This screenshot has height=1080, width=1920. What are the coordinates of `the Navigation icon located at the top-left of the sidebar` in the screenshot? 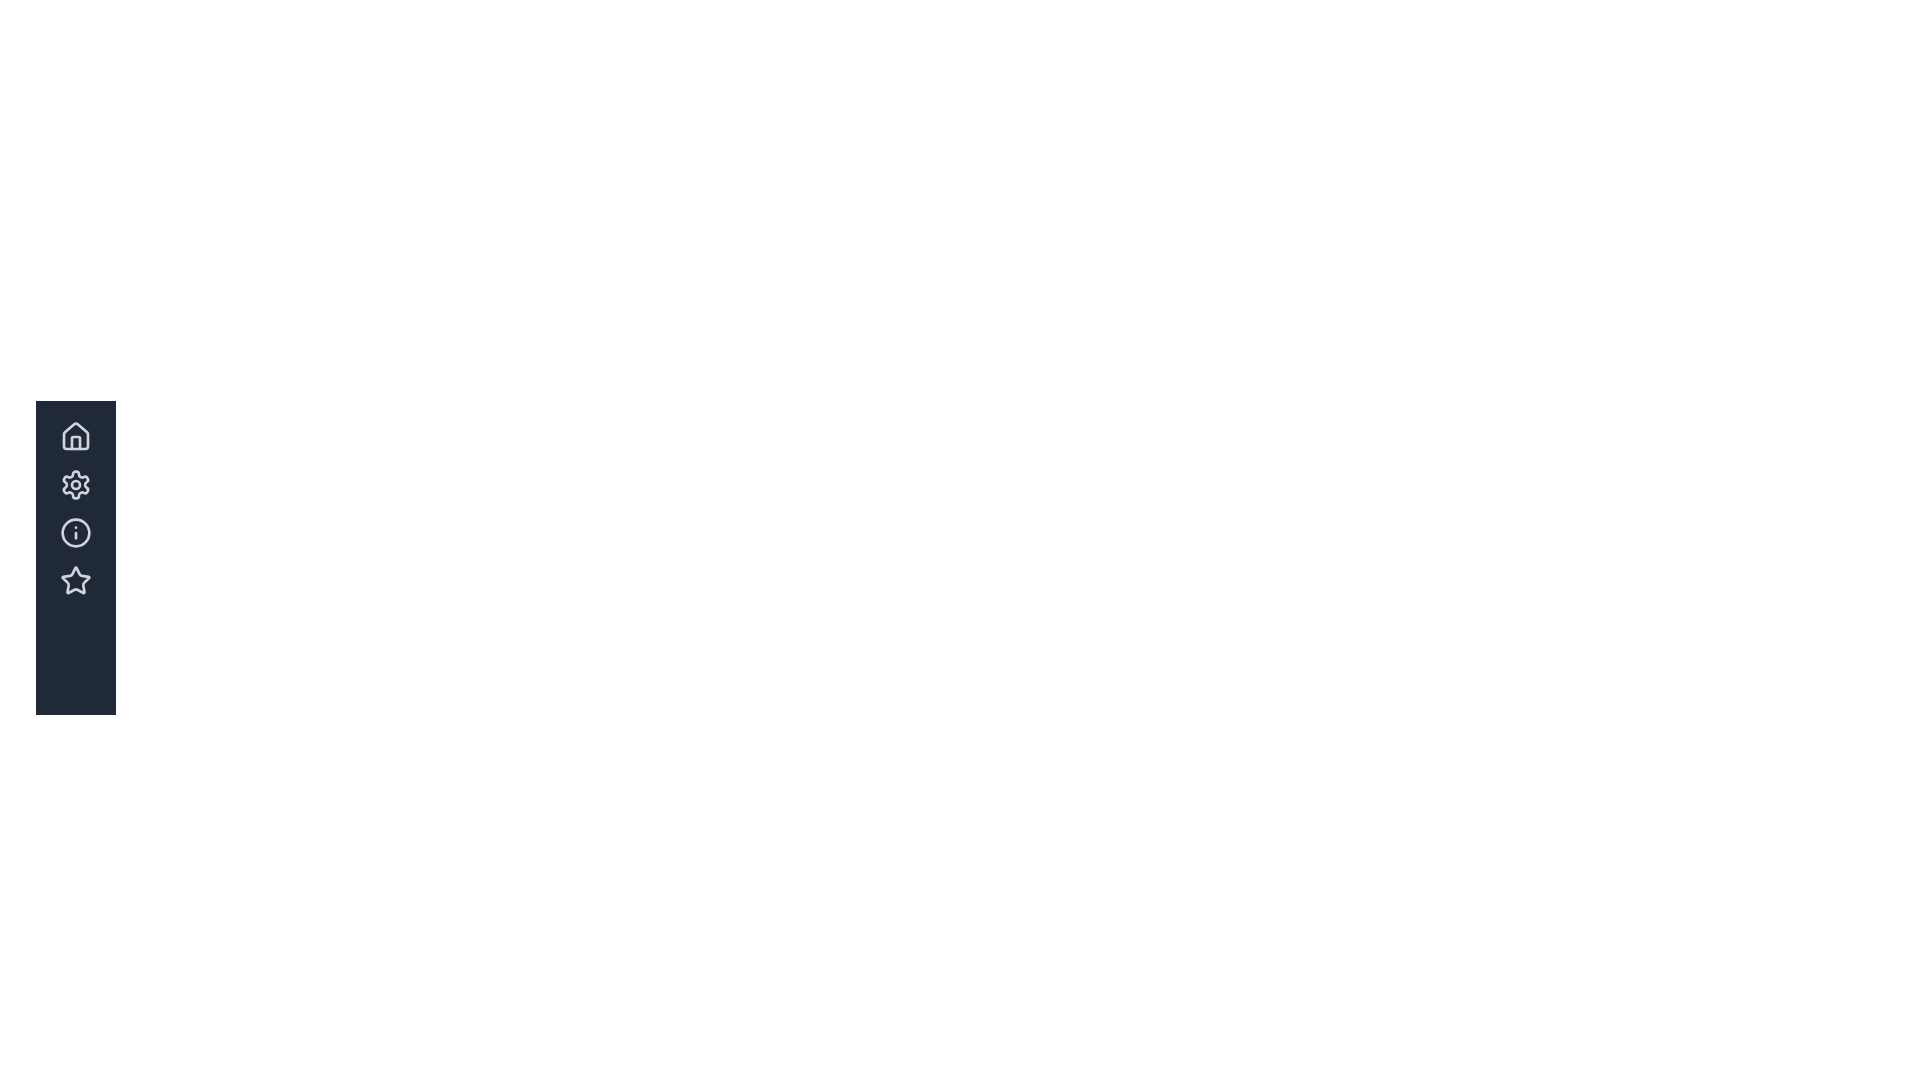 It's located at (76, 435).